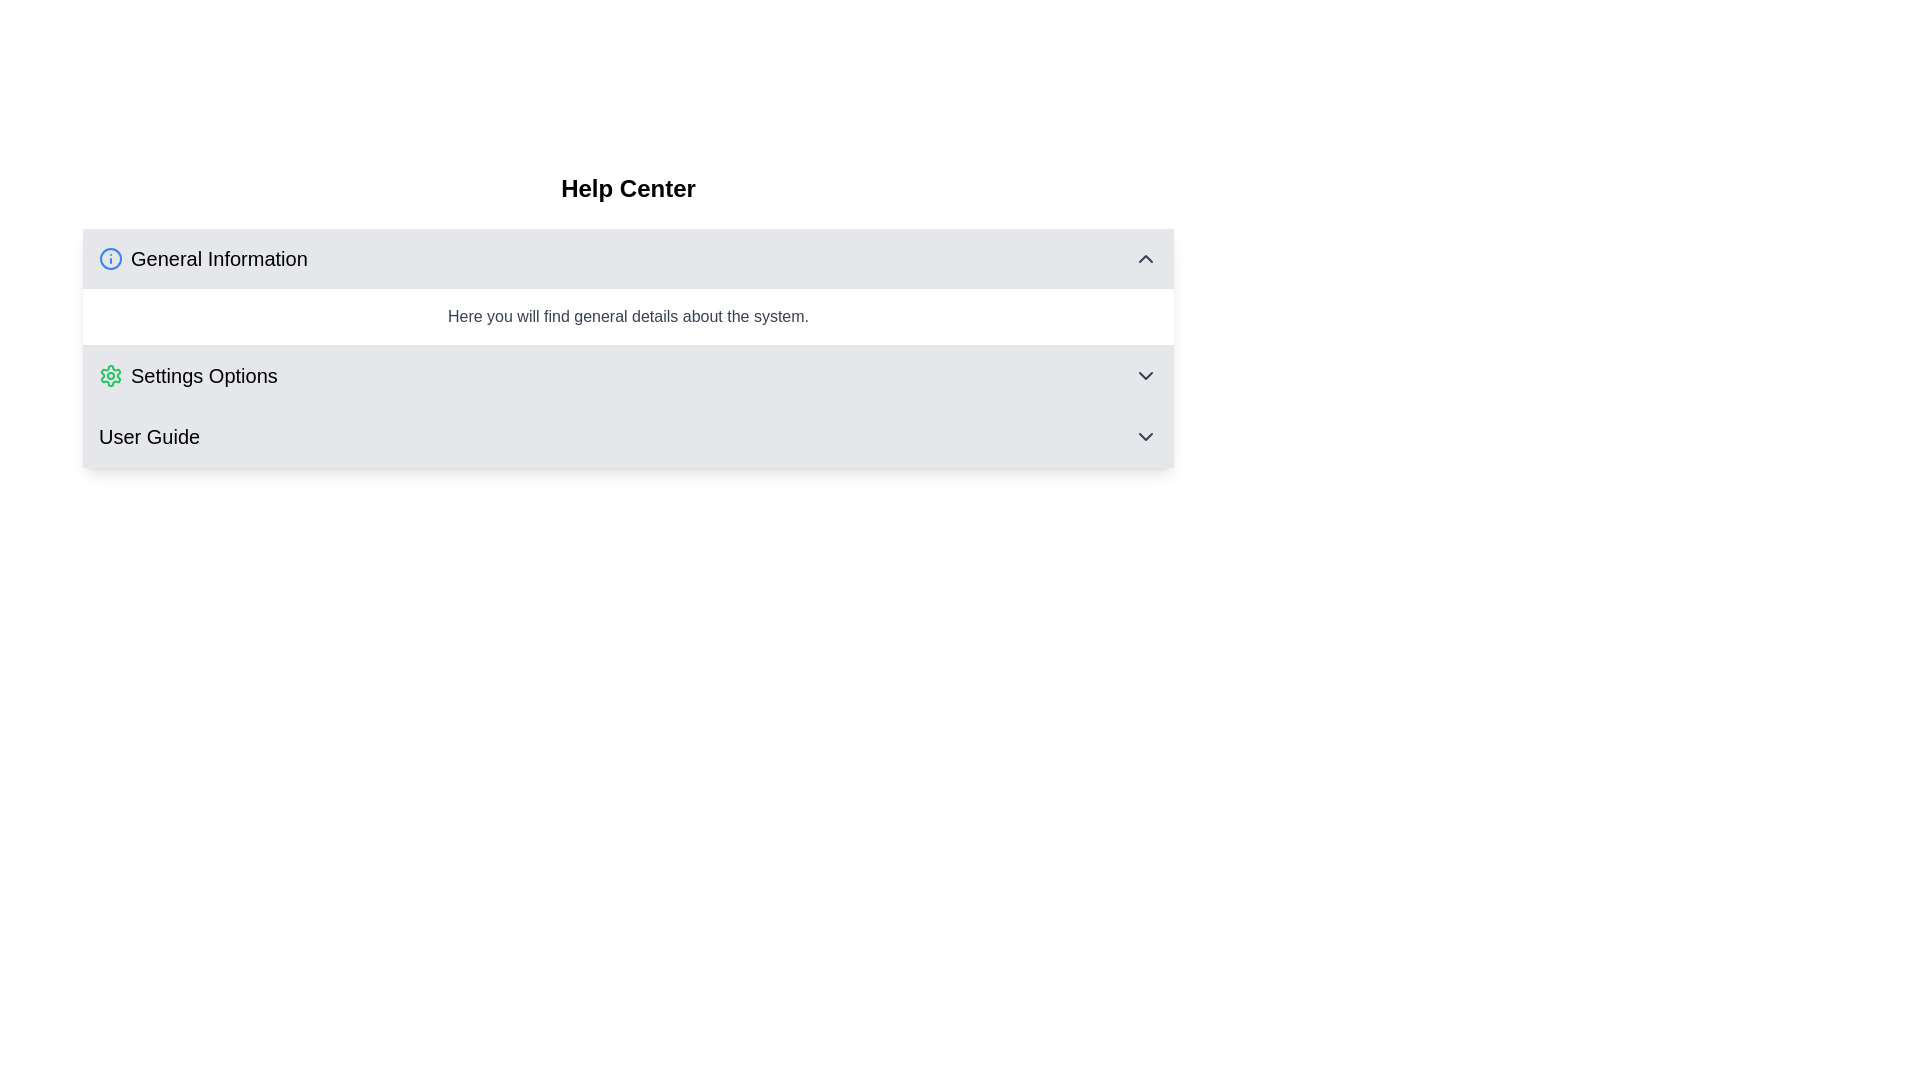 This screenshot has width=1920, height=1080. I want to click on text label displaying 'Here you will find general details about the system.' located in the gray panel under the 'General Information' section of the 'Help Center' interface, so click(627, 315).